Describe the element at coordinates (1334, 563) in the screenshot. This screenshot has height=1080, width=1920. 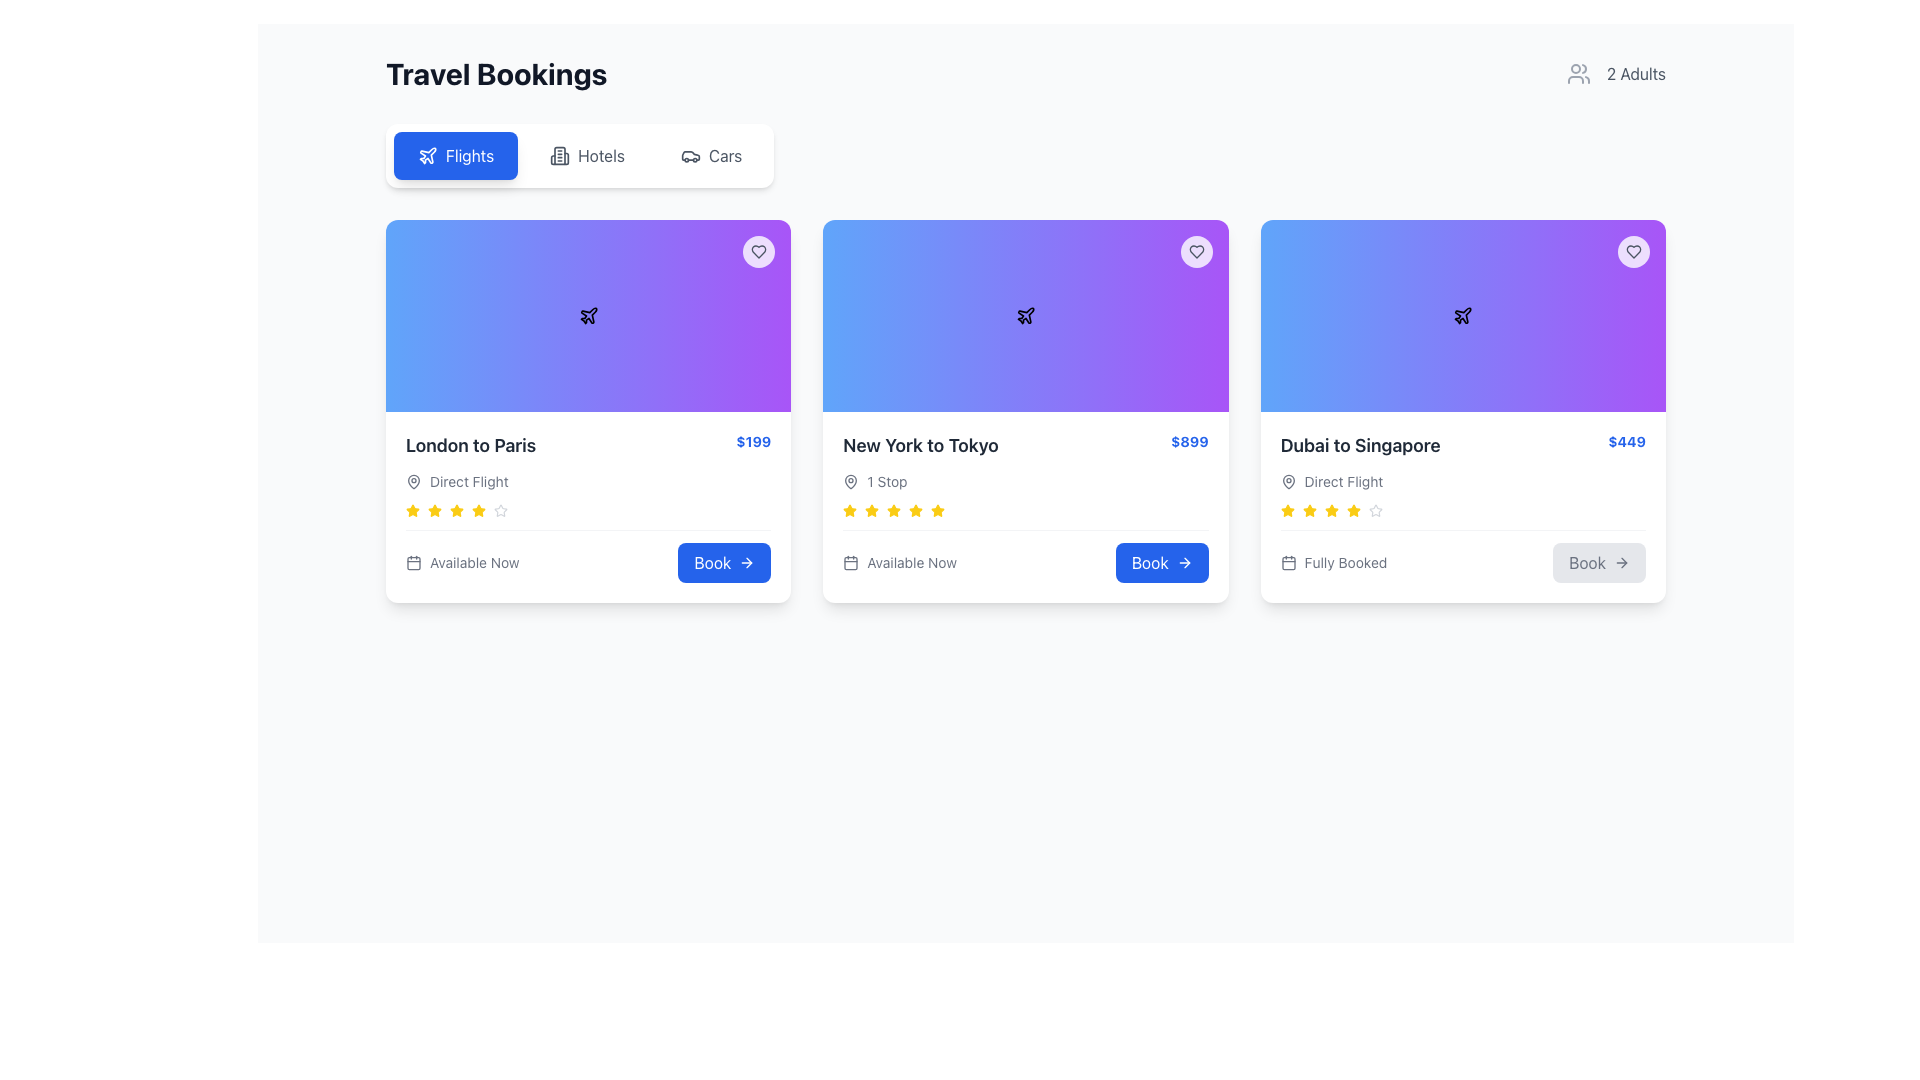
I see `status information from the label indicating that the trip option is not bookable due to all slots being filled, positioned above the 'Book' button in the travel booking interface` at that location.